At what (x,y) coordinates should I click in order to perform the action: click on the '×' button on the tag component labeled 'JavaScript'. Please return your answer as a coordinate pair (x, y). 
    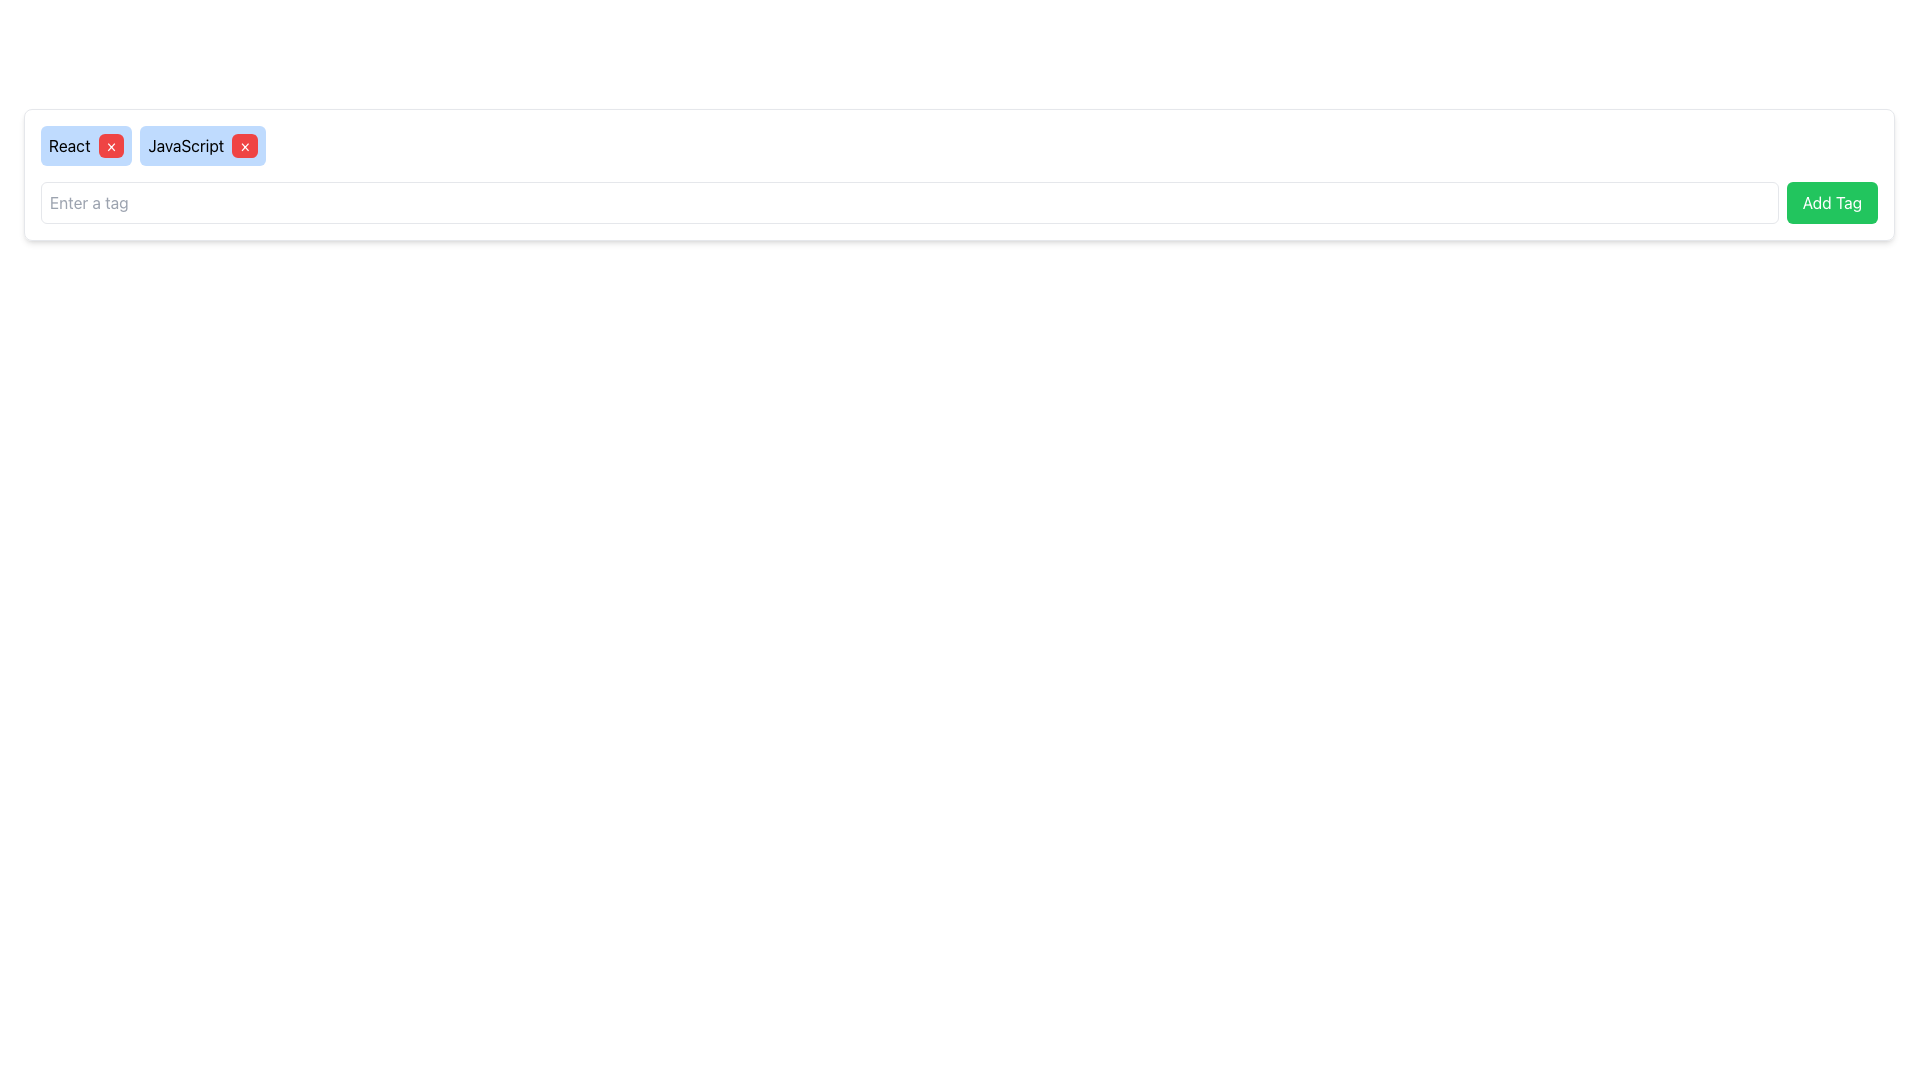
    Looking at the image, I should click on (203, 145).